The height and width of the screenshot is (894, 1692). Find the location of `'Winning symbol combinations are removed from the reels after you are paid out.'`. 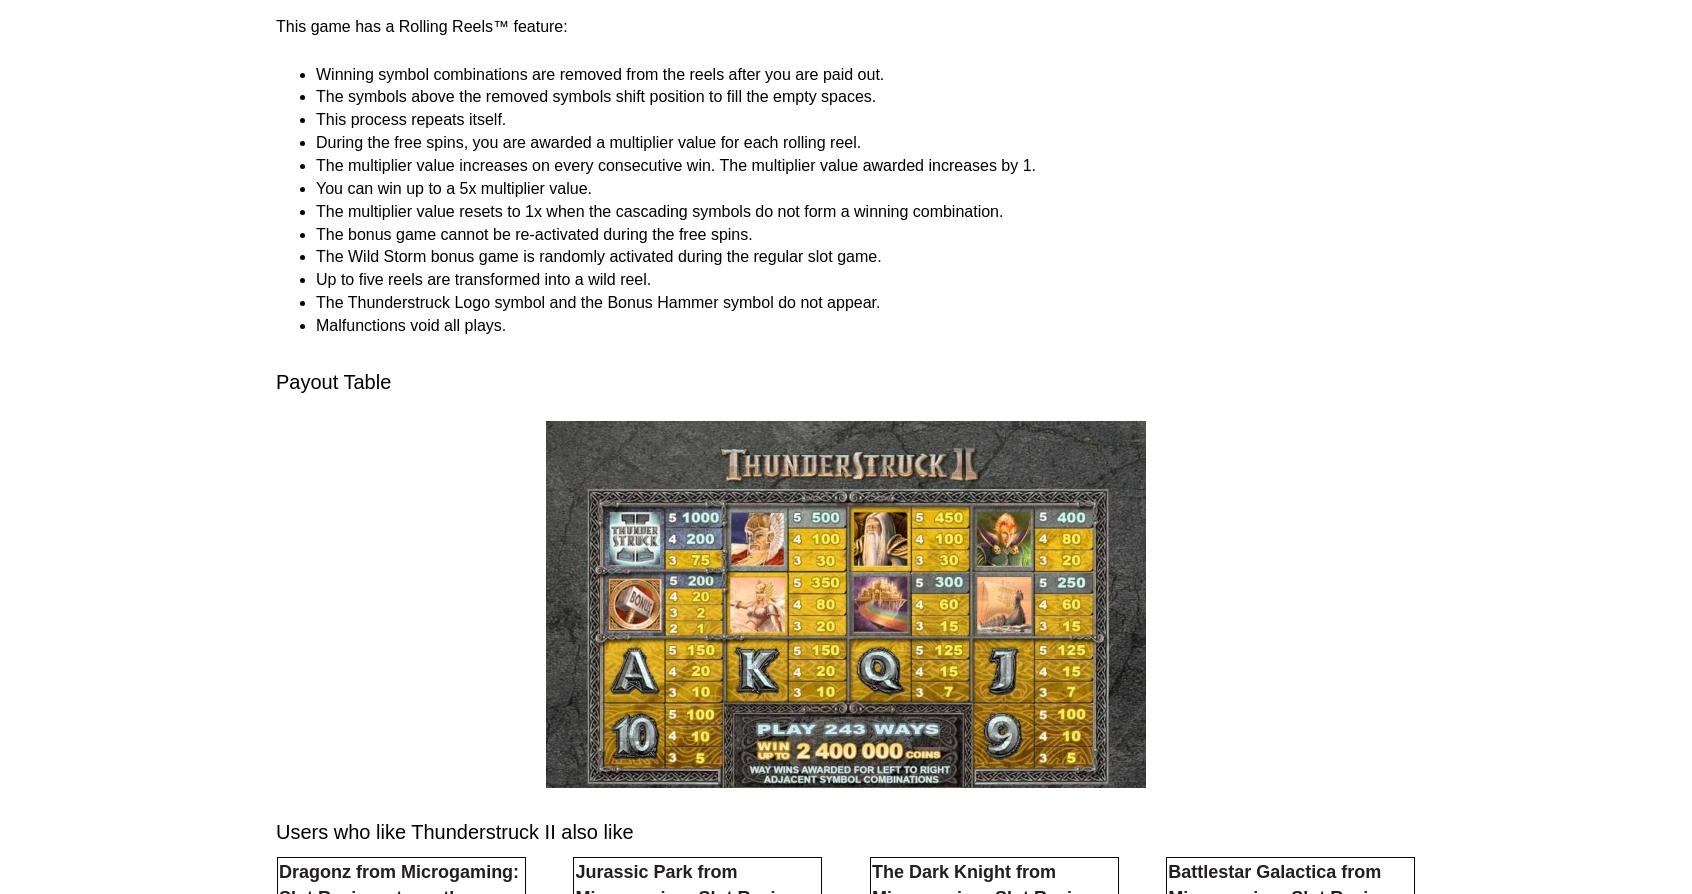

'Winning symbol combinations are removed from the reels after you are paid out.' is located at coordinates (315, 323).